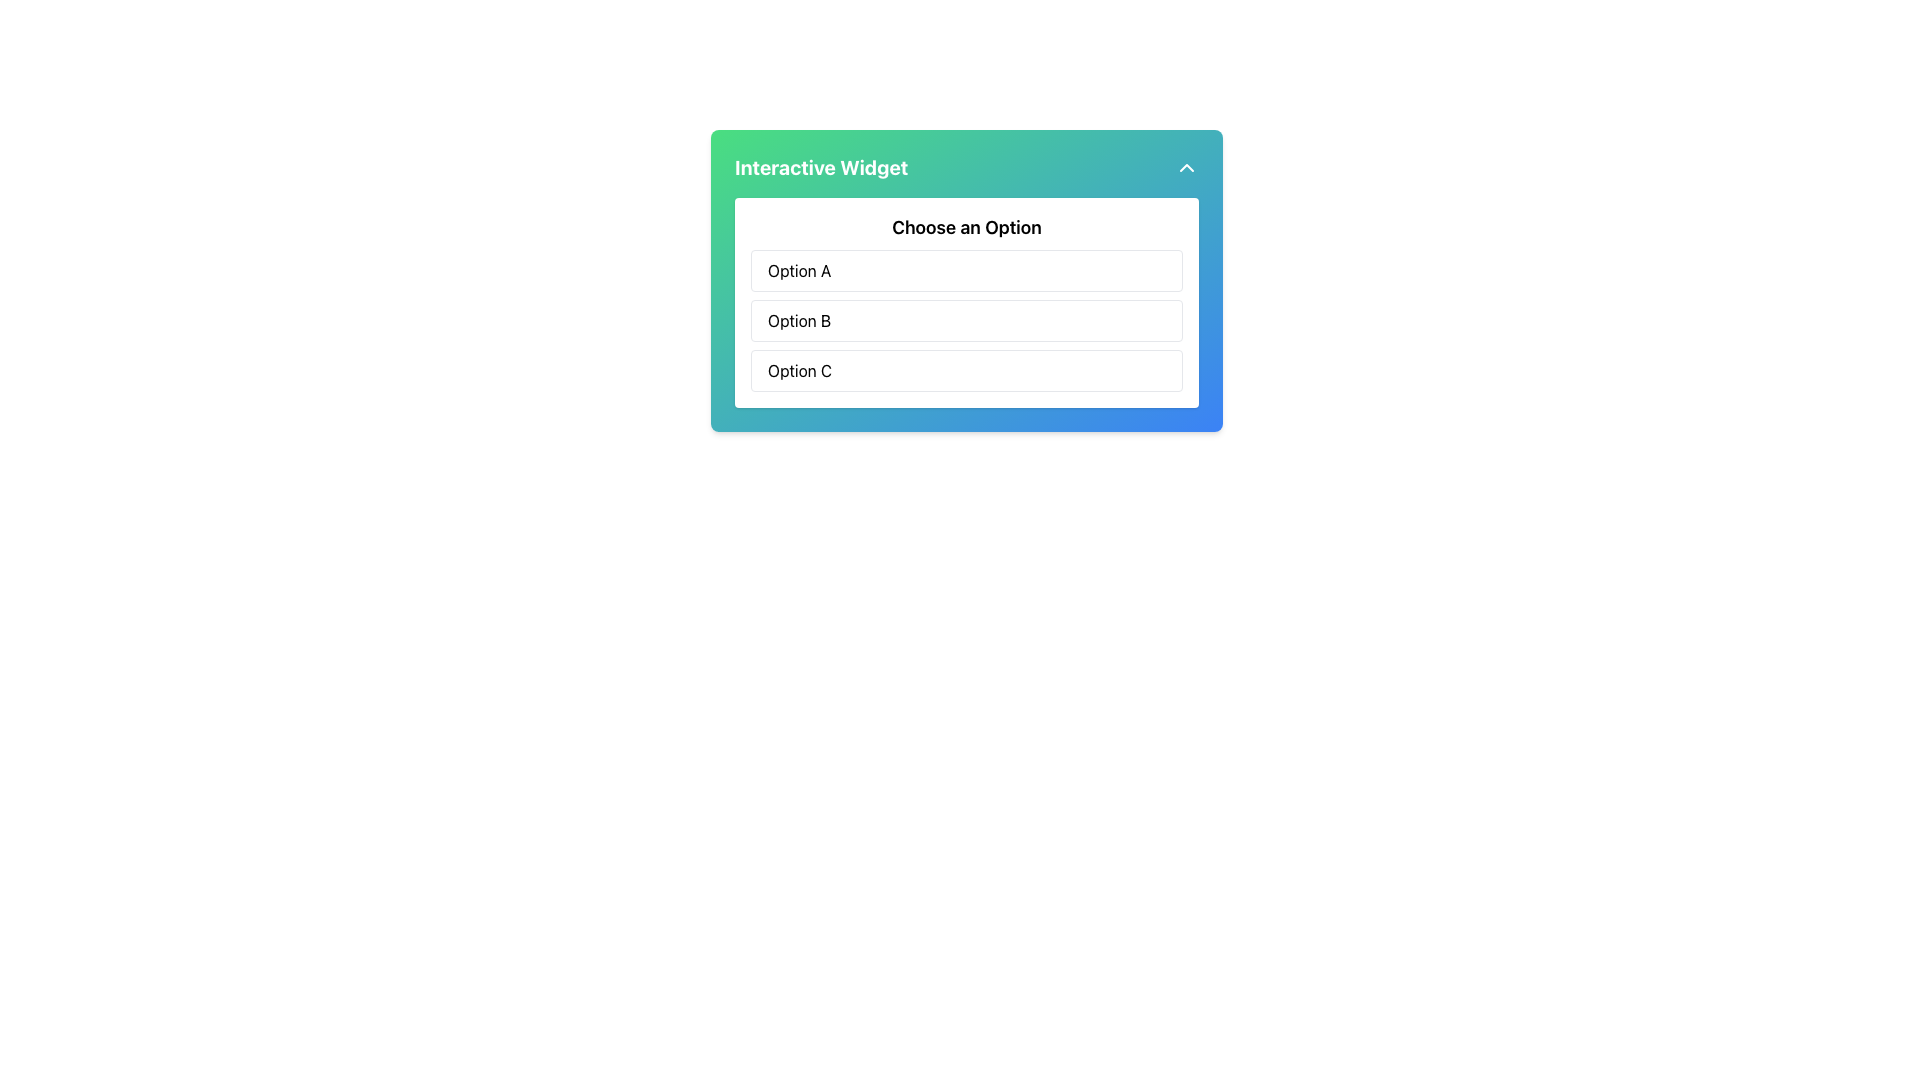 This screenshot has height=1080, width=1920. I want to click on the 'Option A' button, which is a rectangular button with rounded corners and light border located beneath the title 'Choose an Option'. The button displays a light blue background on hover, indicating interactivity, so click(966, 270).